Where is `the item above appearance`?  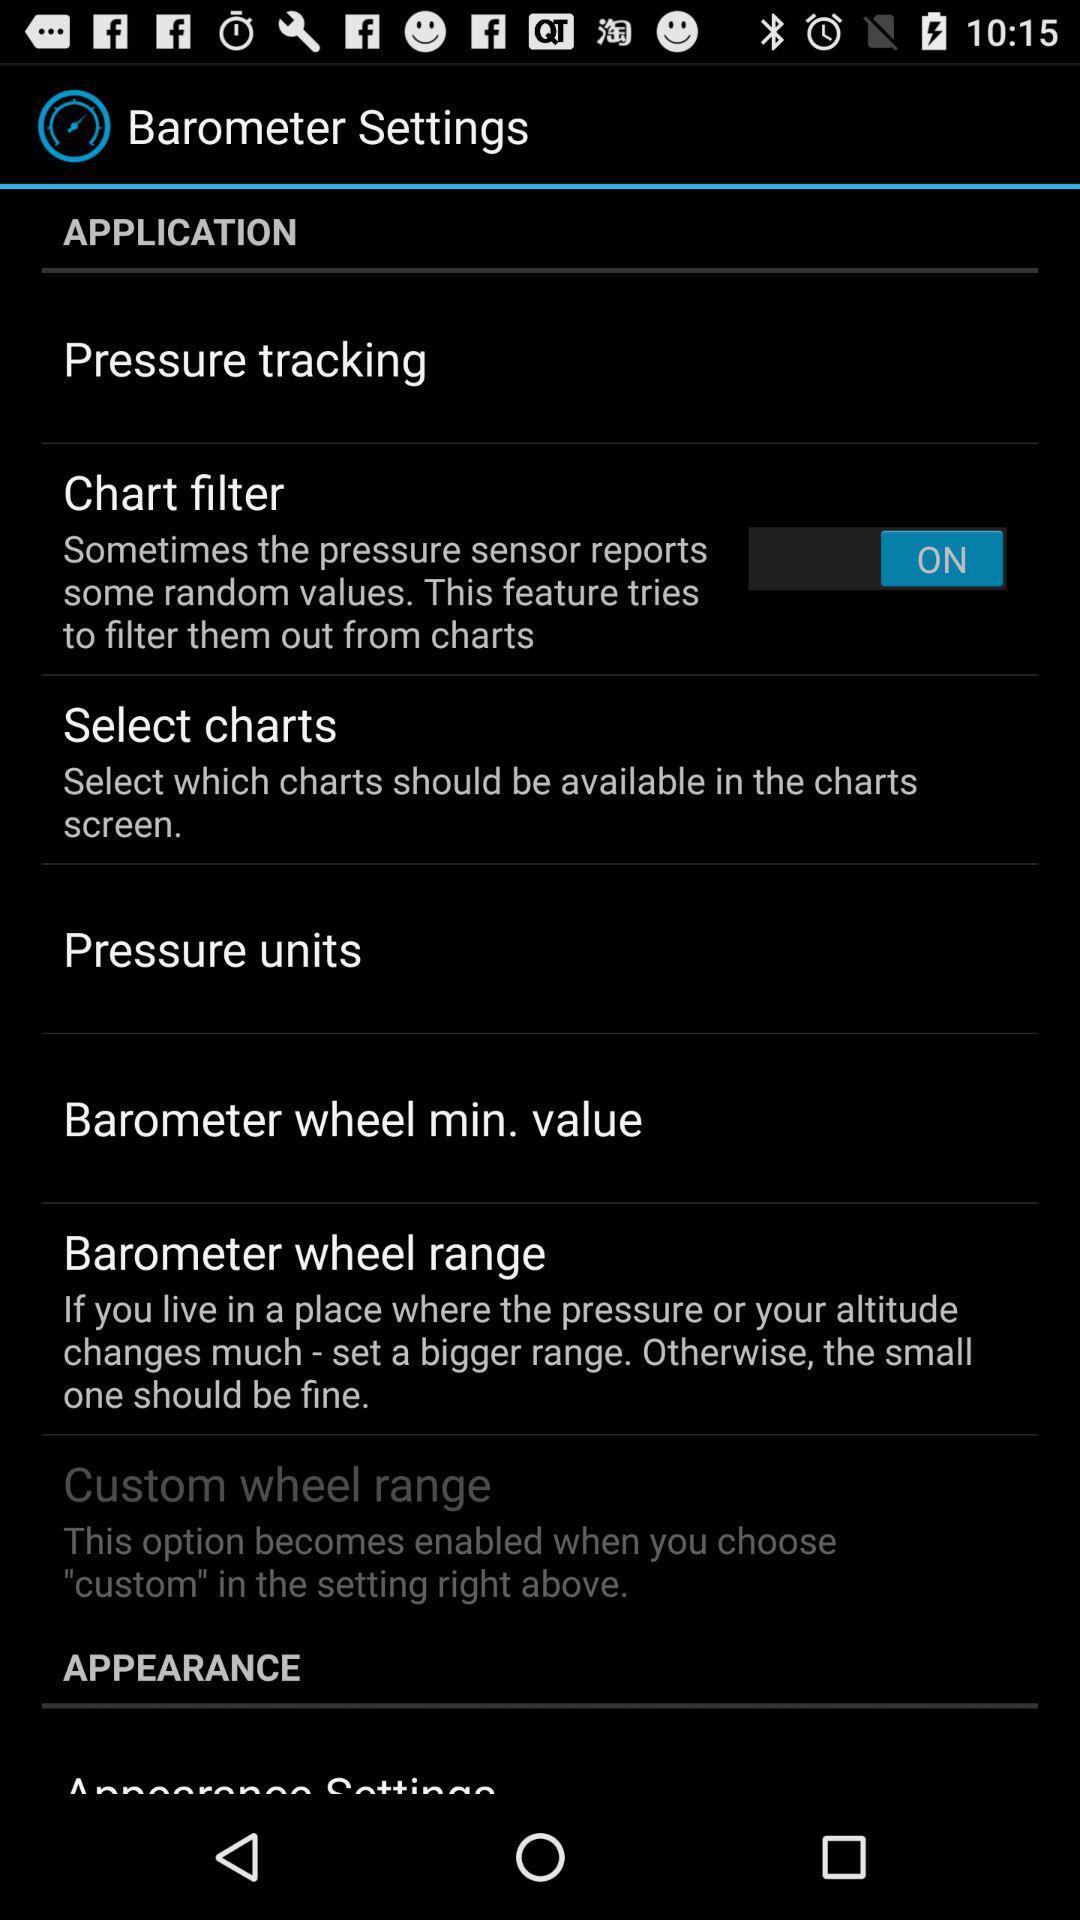 the item above appearance is located at coordinates (525, 1560).